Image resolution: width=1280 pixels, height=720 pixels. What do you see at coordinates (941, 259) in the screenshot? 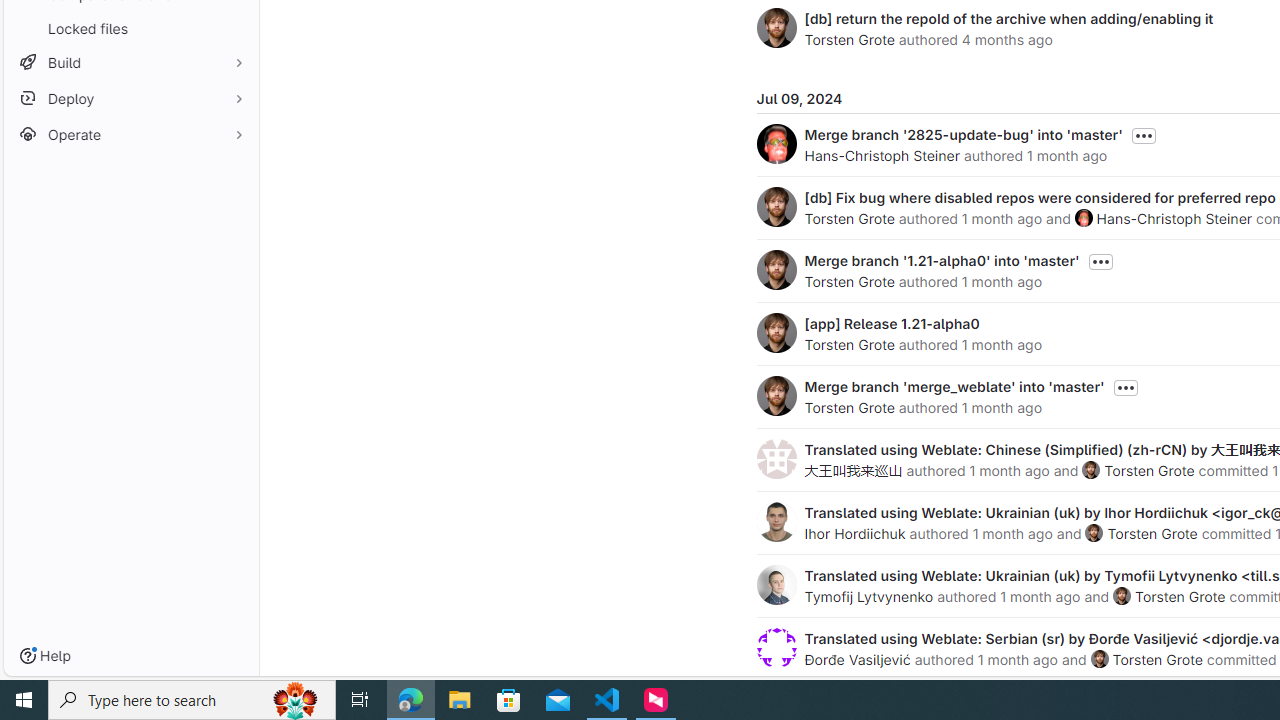
I see `'Merge branch '` at bounding box center [941, 259].